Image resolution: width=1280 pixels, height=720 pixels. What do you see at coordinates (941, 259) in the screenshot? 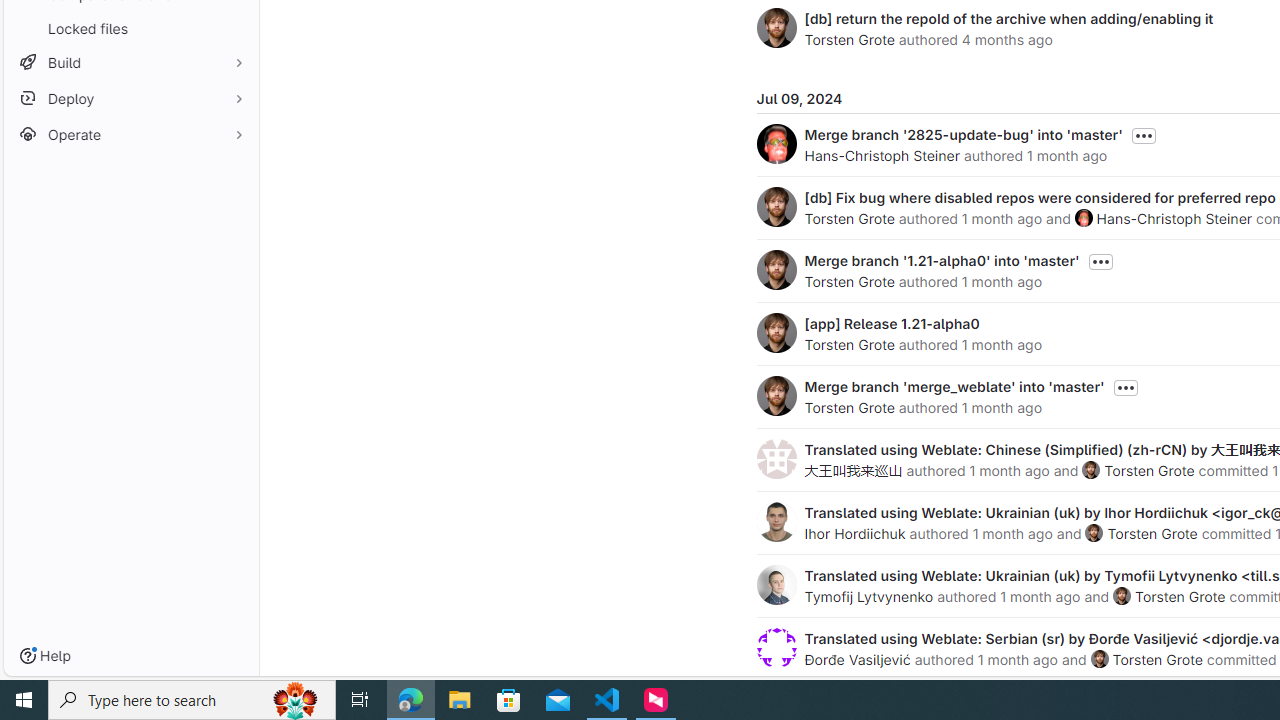
I see `'Merge branch '` at bounding box center [941, 259].